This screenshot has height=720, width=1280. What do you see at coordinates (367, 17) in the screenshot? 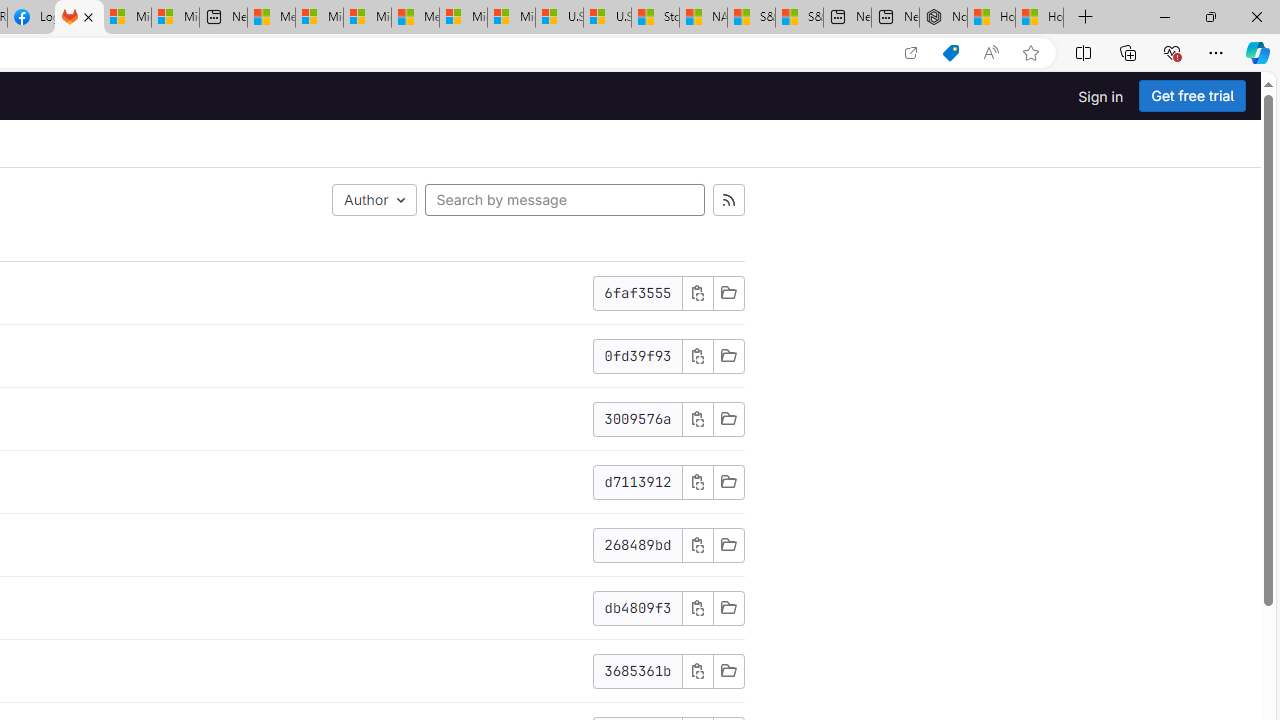
I see `'Microsoft account | Home'` at bounding box center [367, 17].